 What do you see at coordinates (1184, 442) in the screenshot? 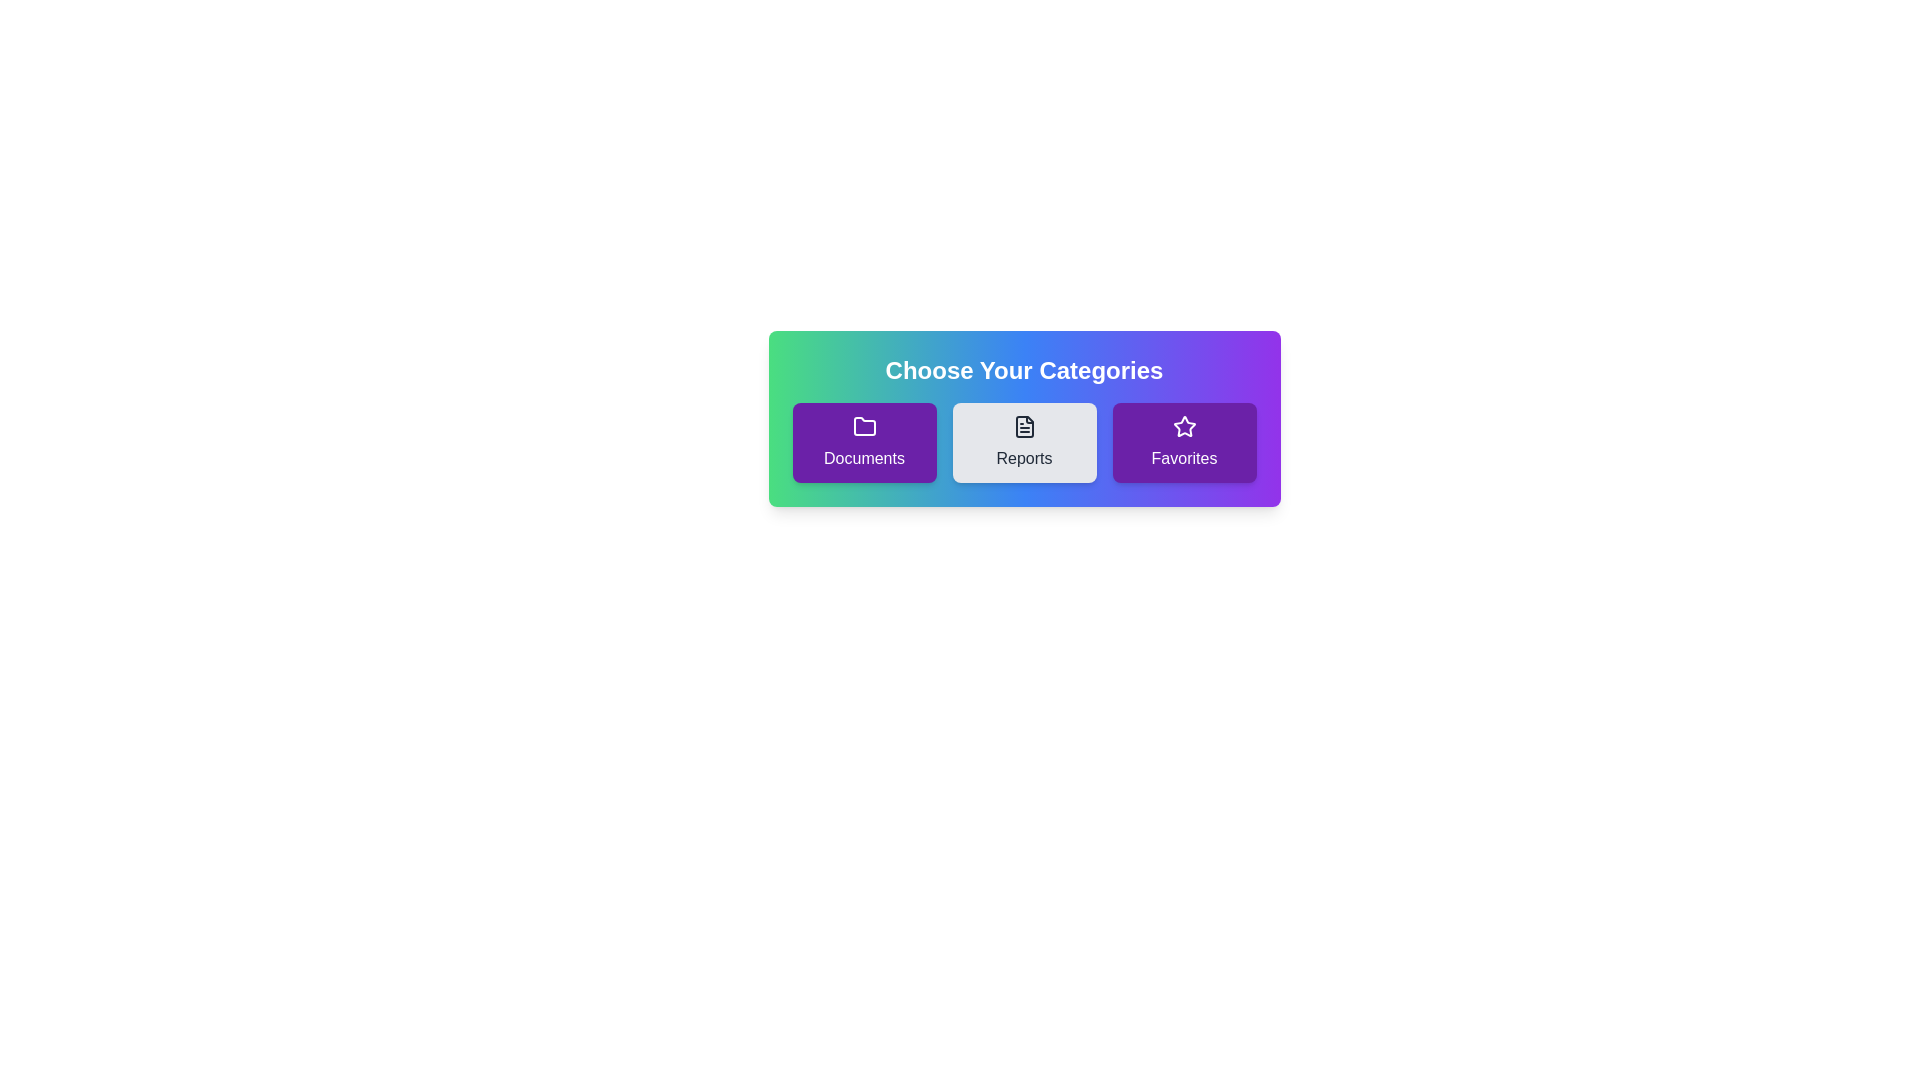
I see `the chip labeled Favorites` at bounding box center [1184, 442].